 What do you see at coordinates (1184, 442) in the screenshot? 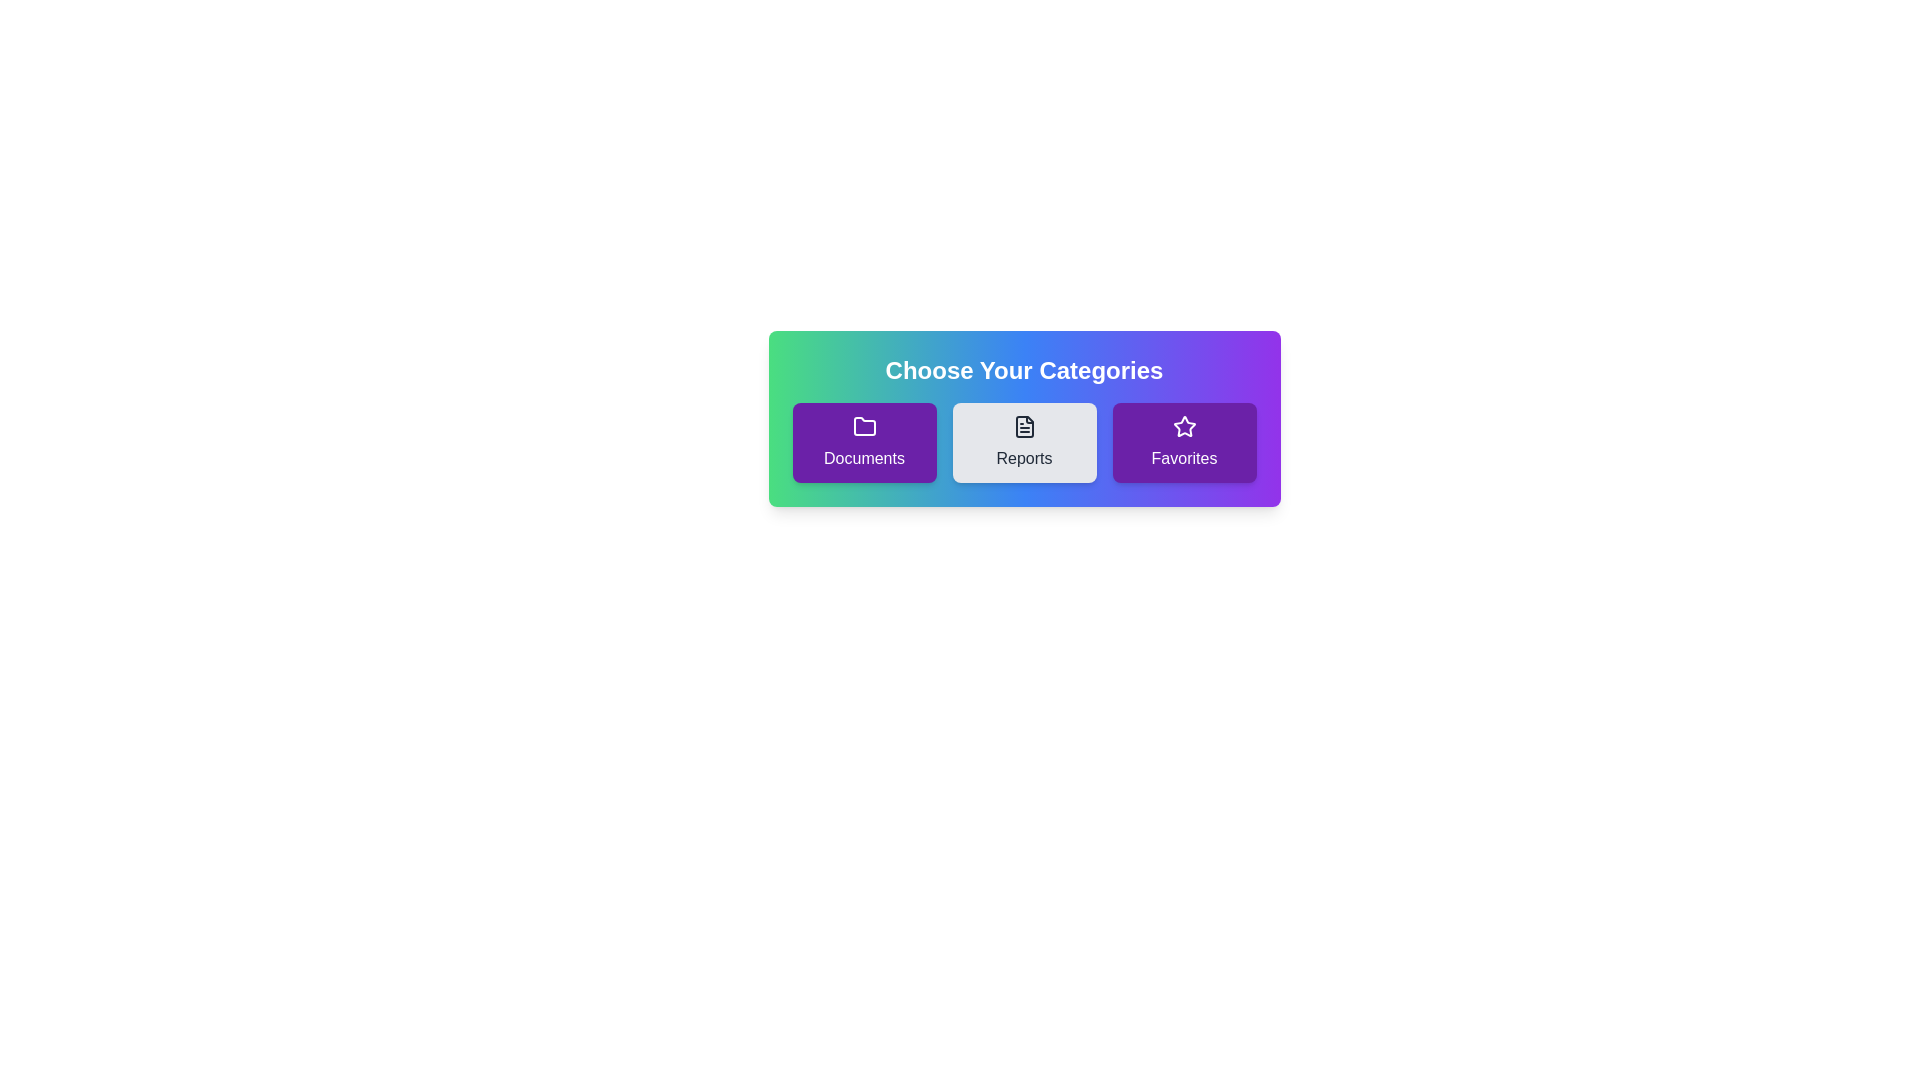
I see `the chip labeled Favorites` at bounding box center [1184, 442].